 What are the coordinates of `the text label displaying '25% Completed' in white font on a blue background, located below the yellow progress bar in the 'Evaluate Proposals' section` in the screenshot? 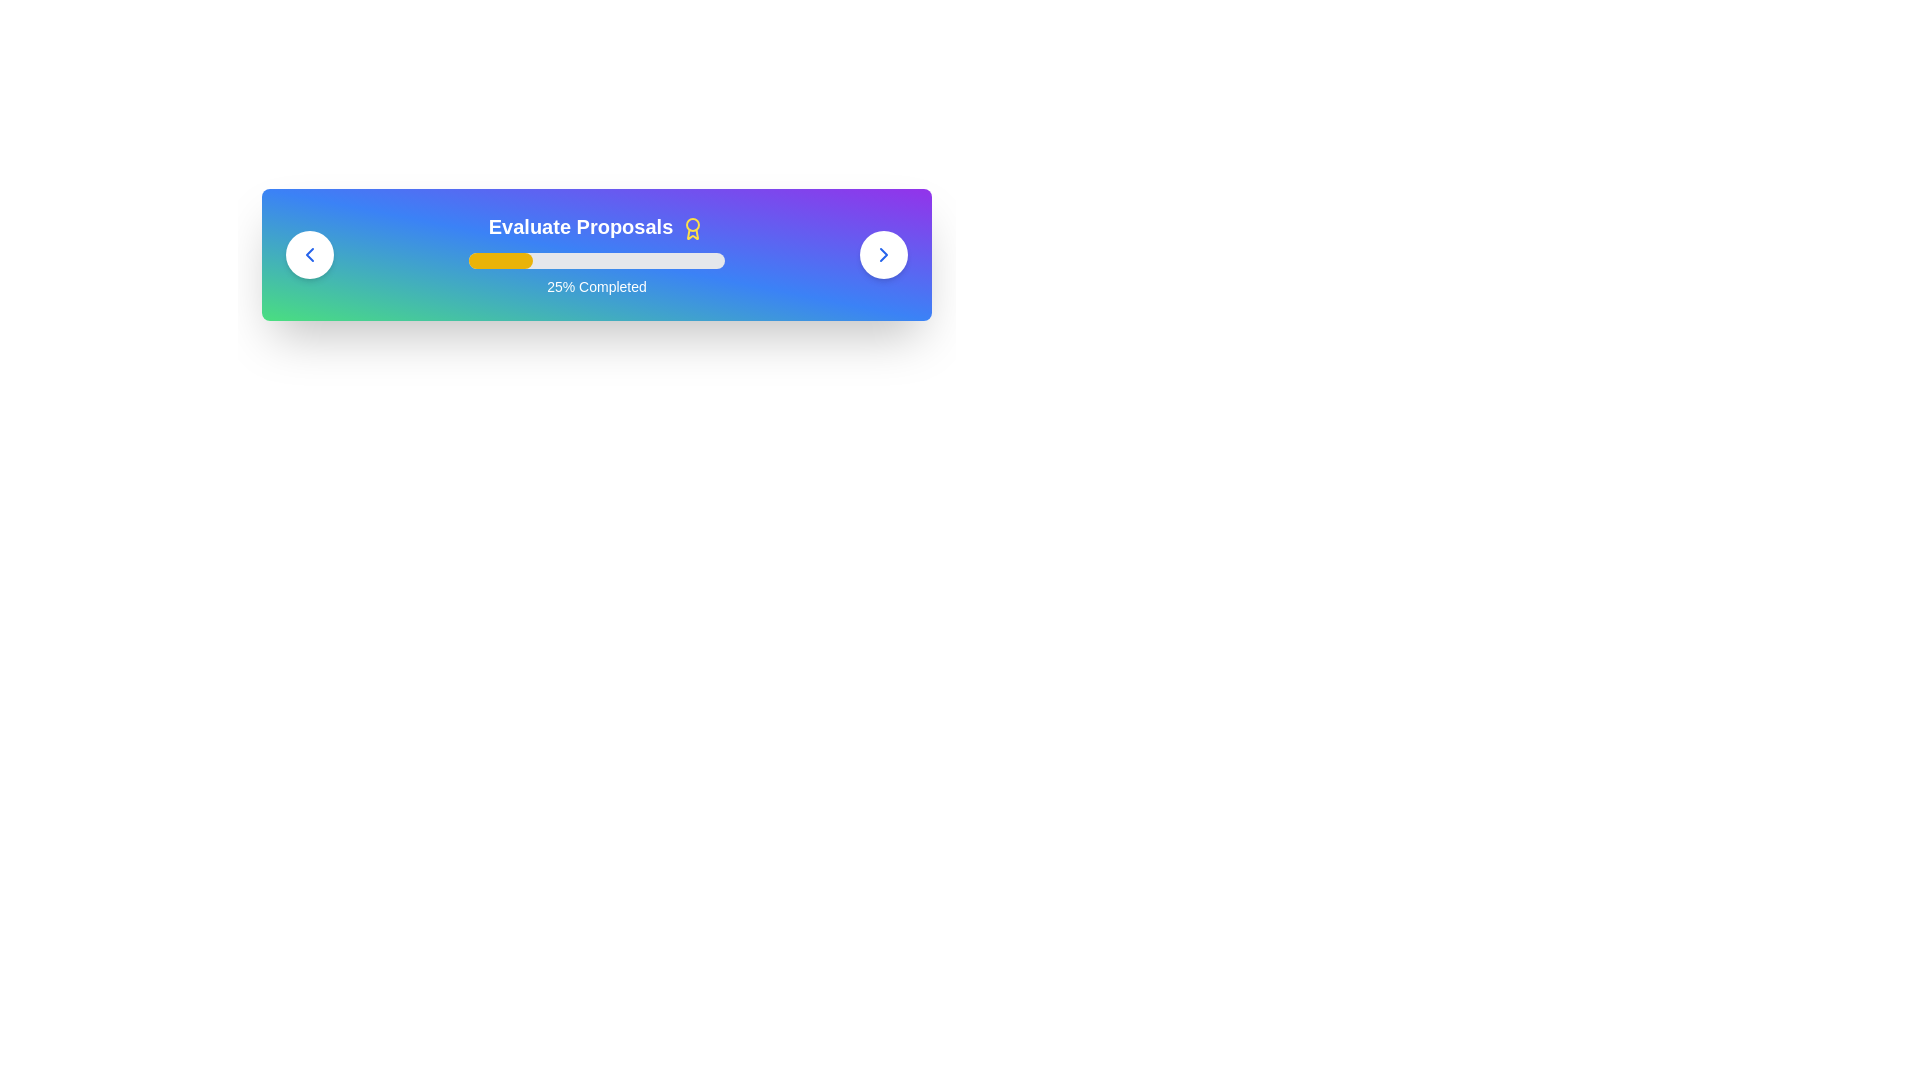 It's located at (595, 286).